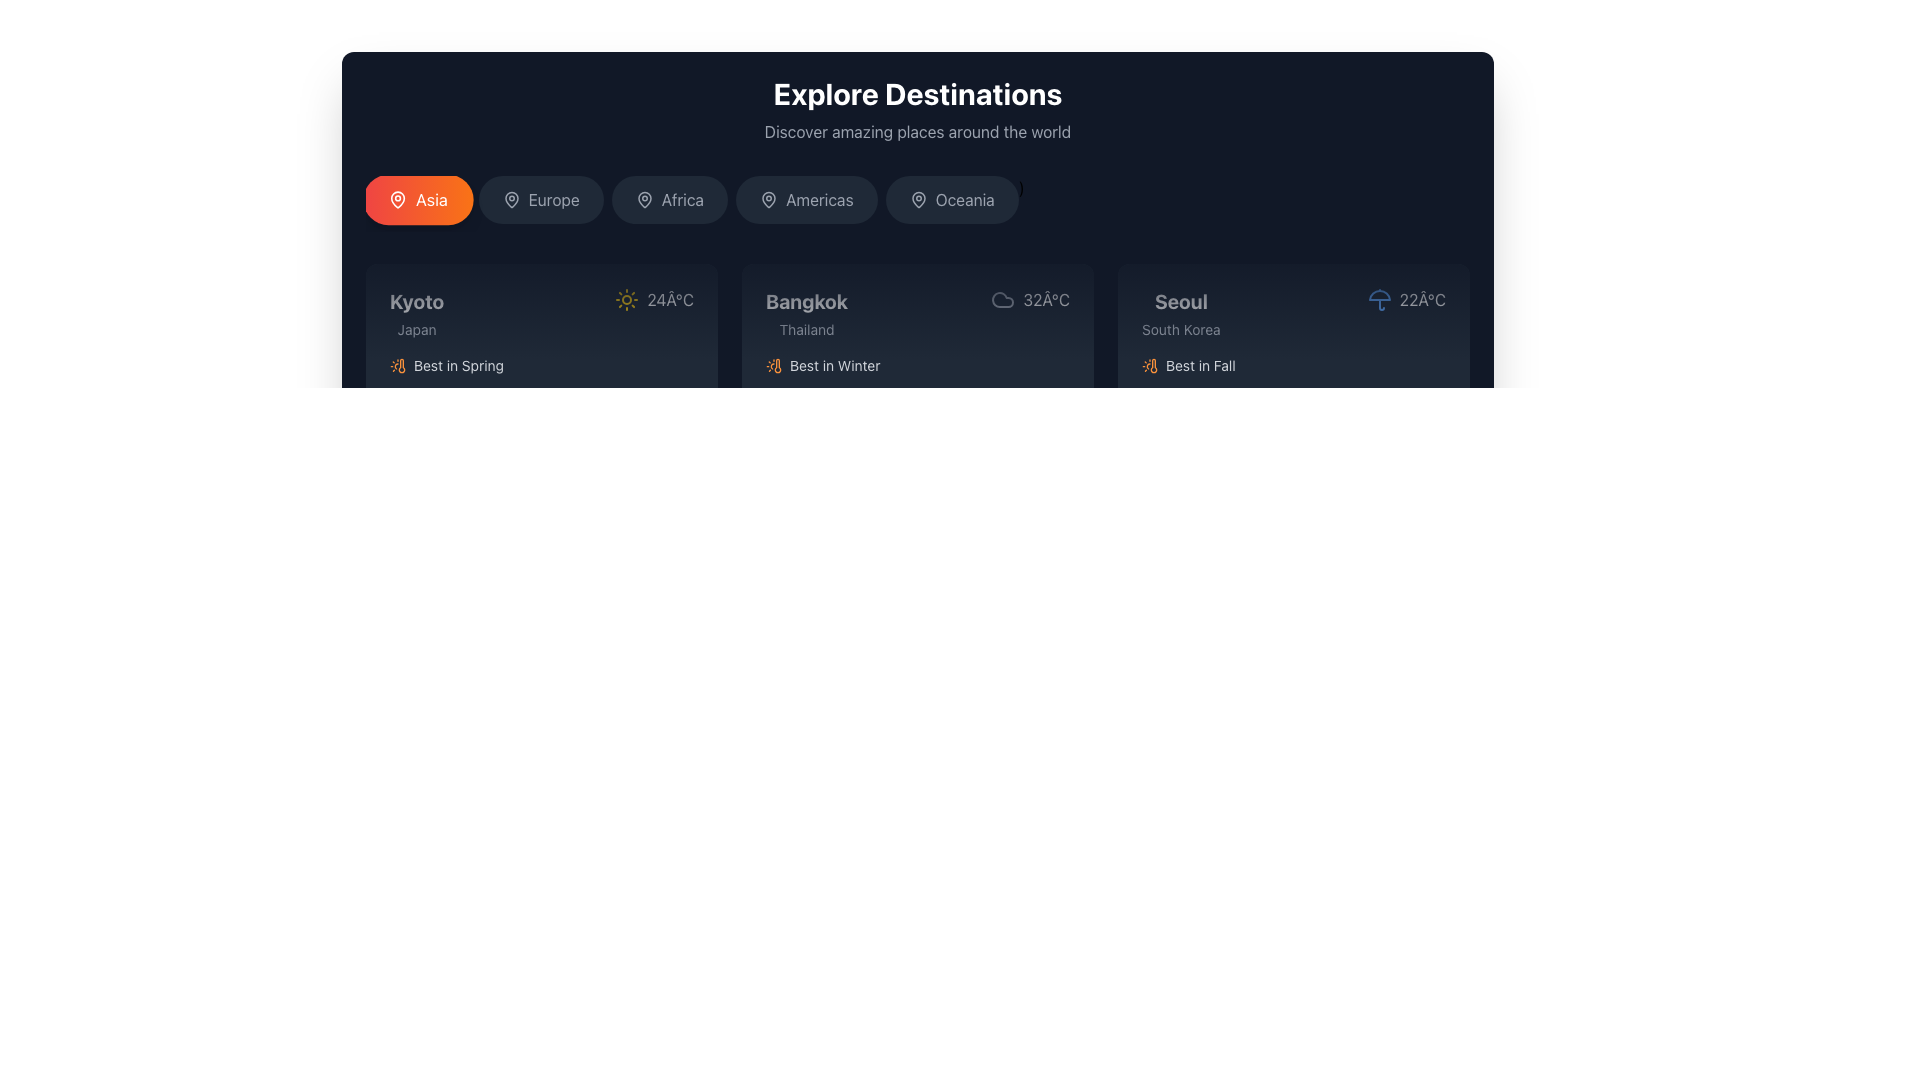 This screenshot has height=1080, width=1920. Describe the element at coordinates (416, 200) in the screenshot. I see `the 'Asia' region selection button, which is the first button in a horizontal group at the top of the interface` at that location.